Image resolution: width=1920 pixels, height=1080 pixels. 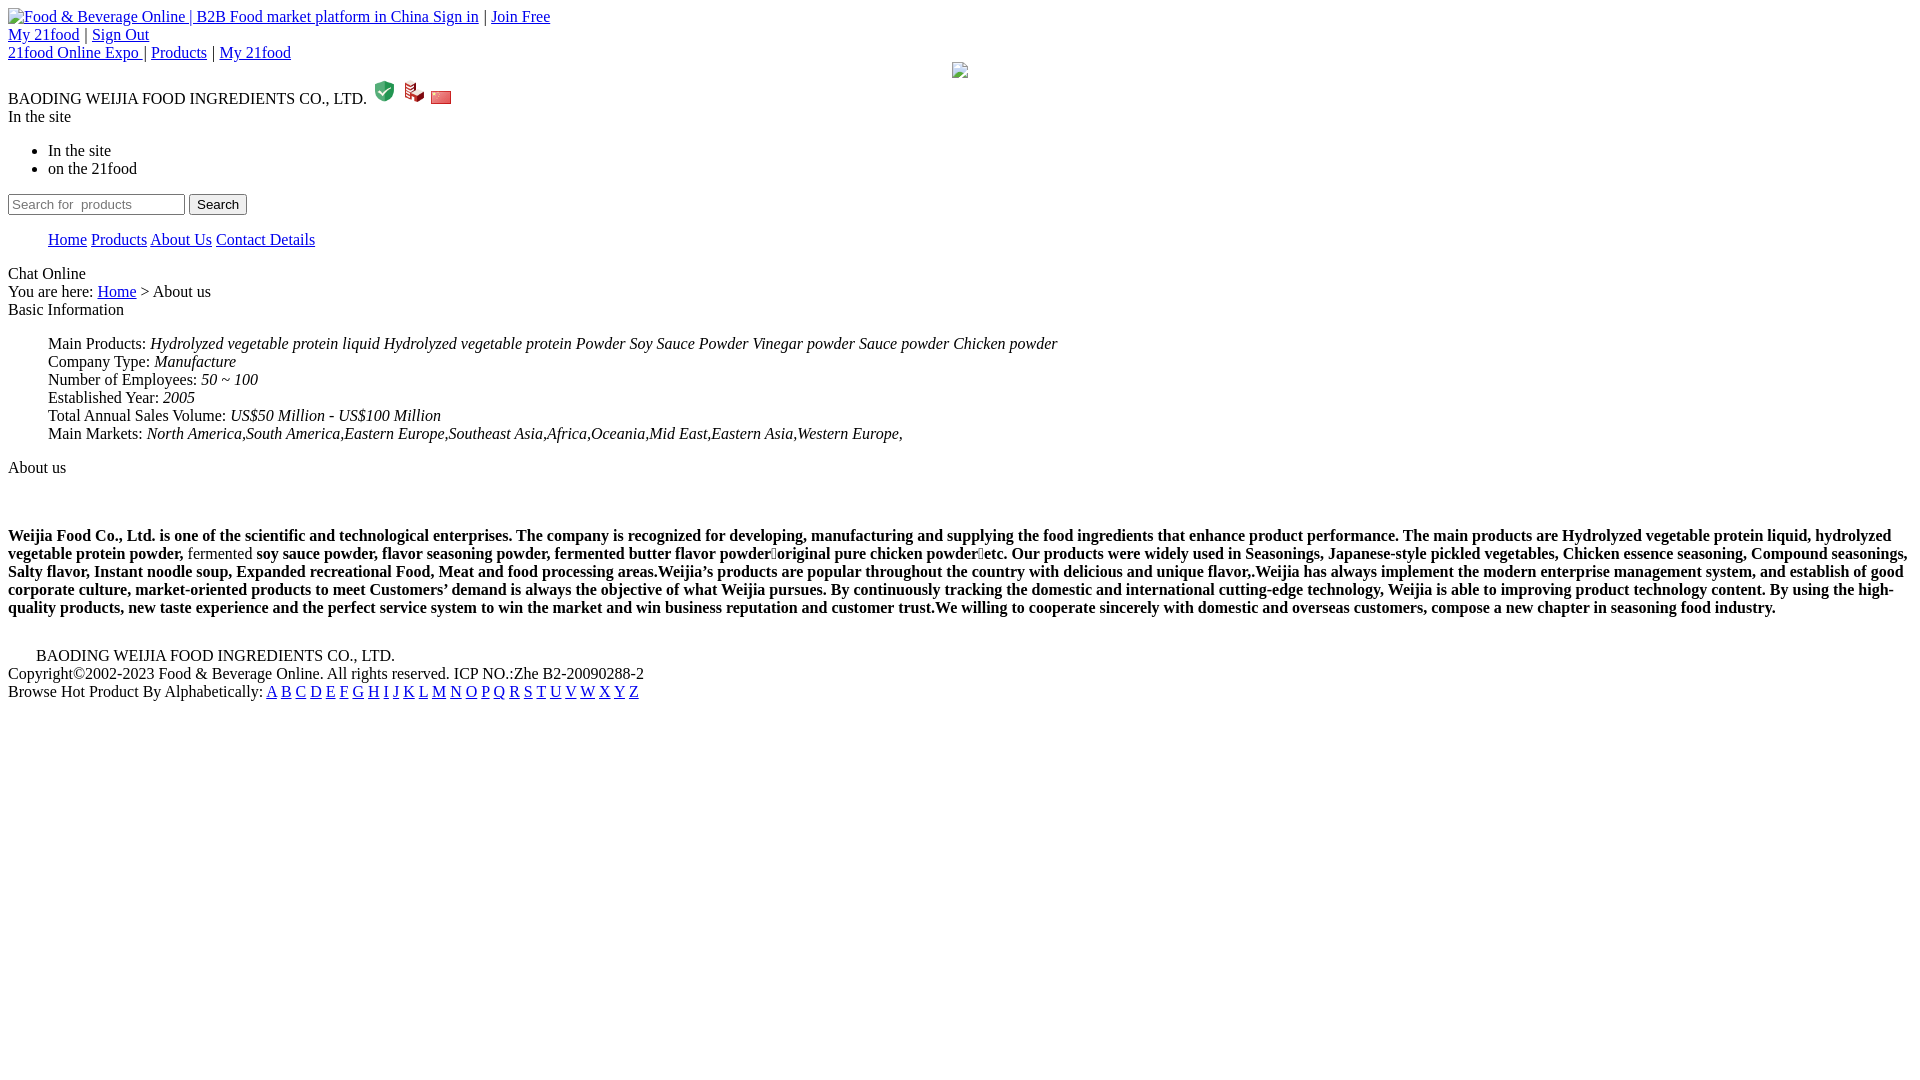 I want to click on 'Sign Out', so click(x=119, y=34).